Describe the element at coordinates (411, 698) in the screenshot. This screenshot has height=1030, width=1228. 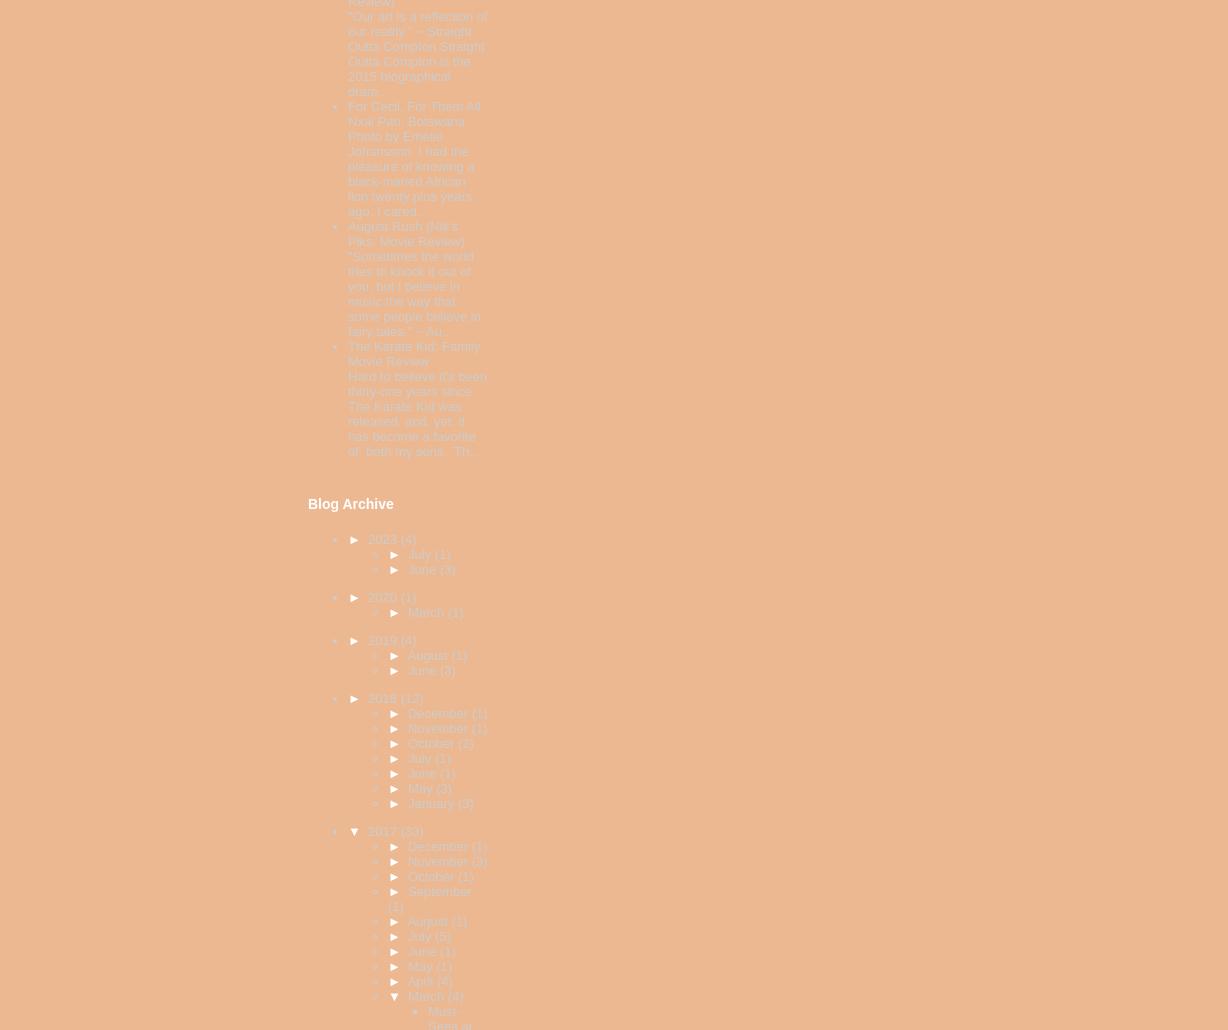
I see `'(12)'` at that location.